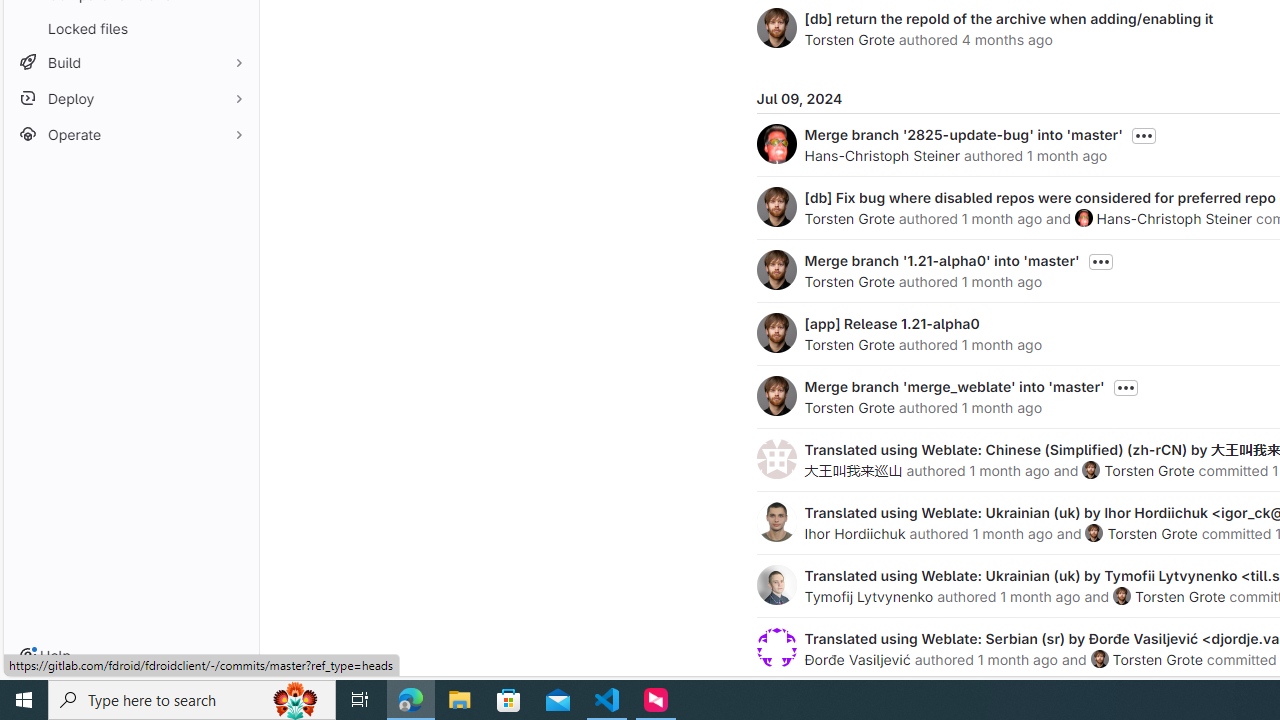 The height and width of the screenshot is (720, 1280). What do you see at coordinates (234, 28) in the screenshot?
I see `'Pin Locked files'` at bounding box center [234, 28].